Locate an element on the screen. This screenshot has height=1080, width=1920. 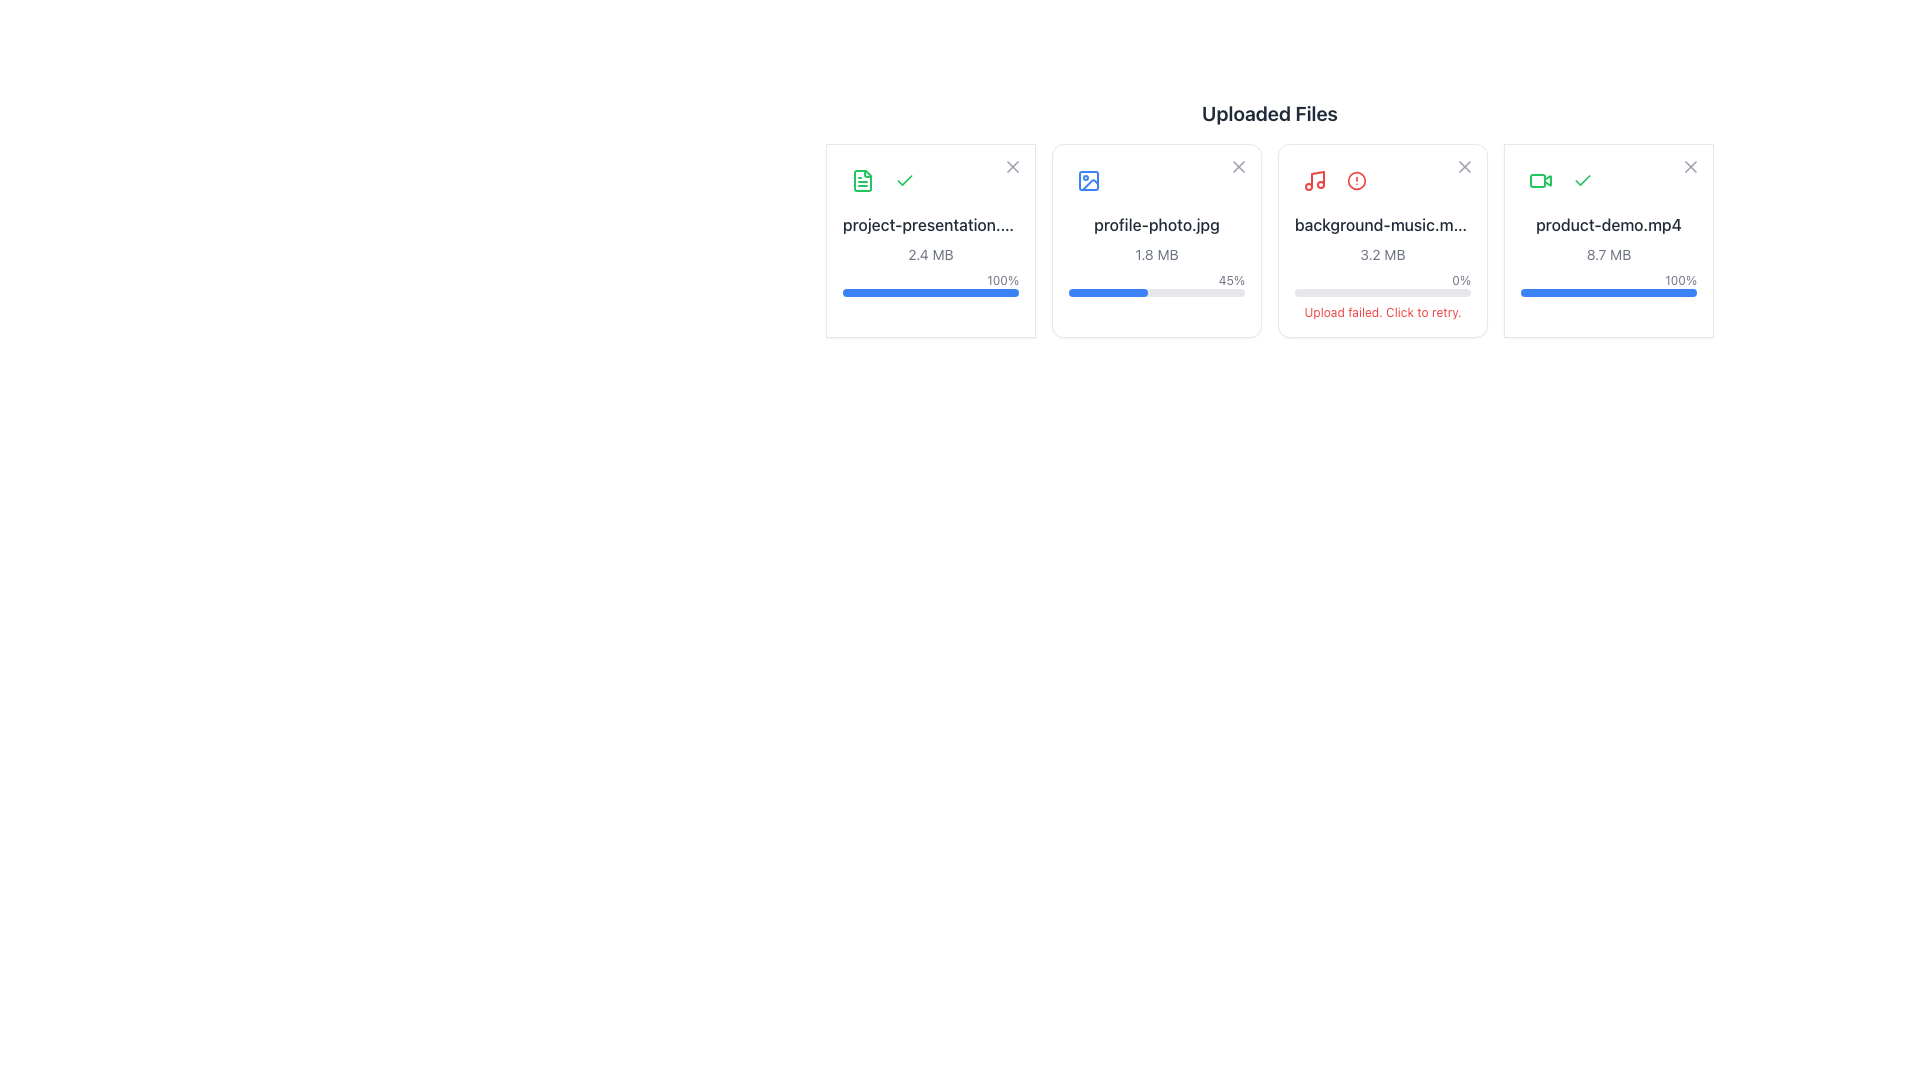
progress bar value is located at coordinates (1121, 293).